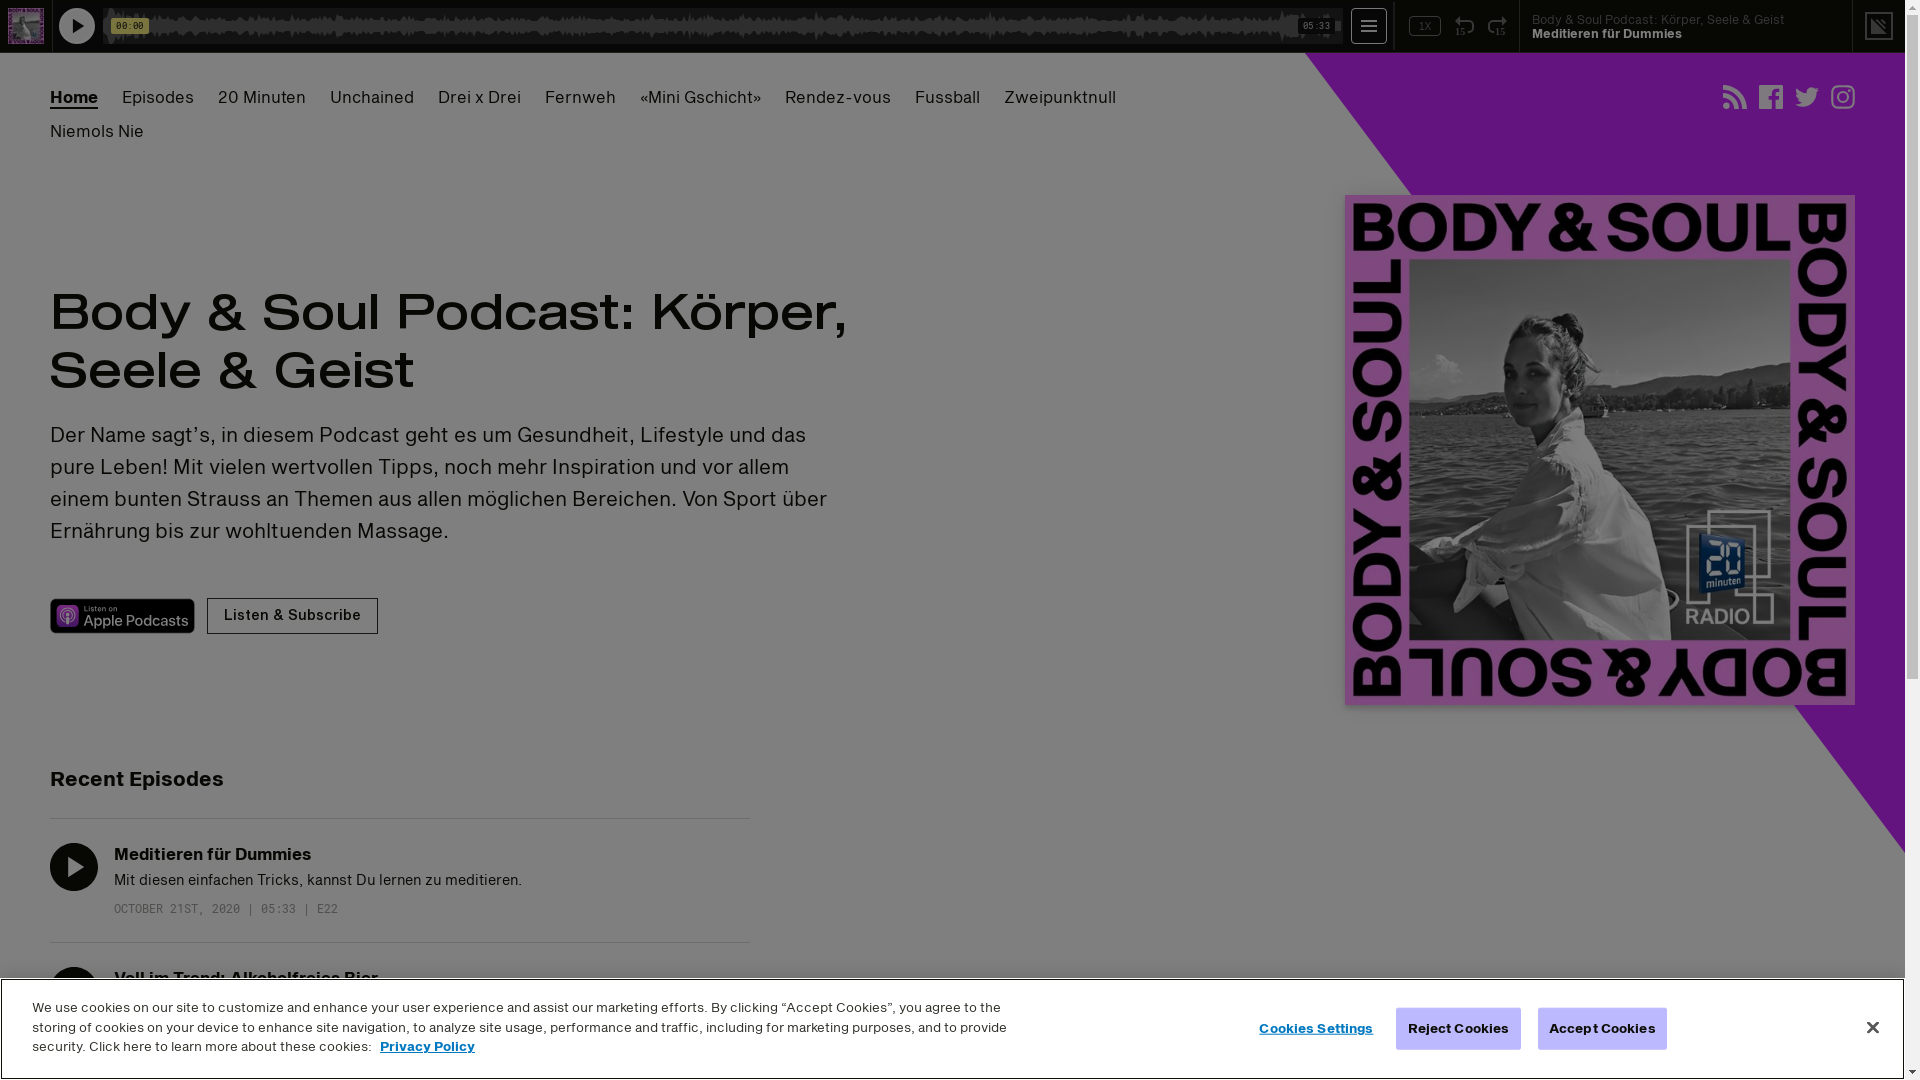 The height and width of the screenshot is (1080, 1920). I want to click on 'Home', so click(49, 96).